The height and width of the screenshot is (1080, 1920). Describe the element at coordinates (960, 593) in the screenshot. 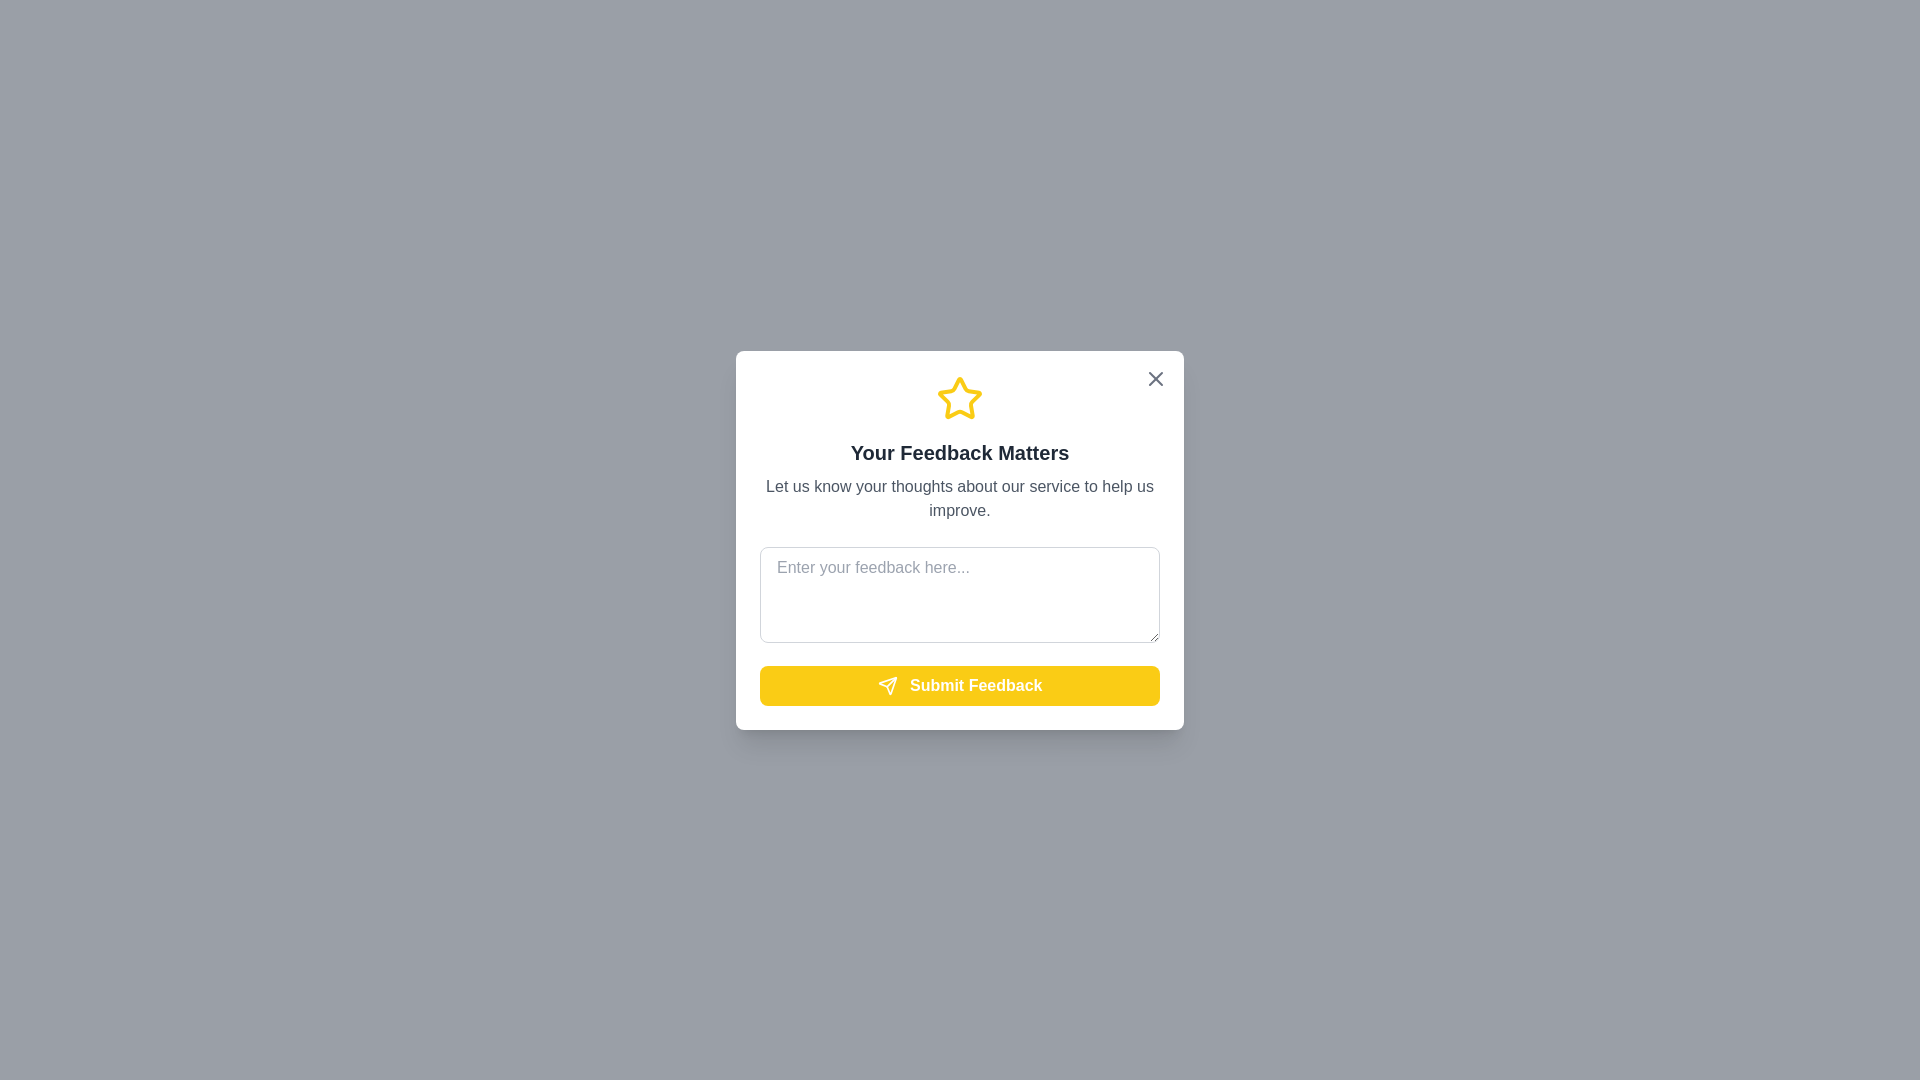

I see `the text area to focus on the placeholder text` at that location.